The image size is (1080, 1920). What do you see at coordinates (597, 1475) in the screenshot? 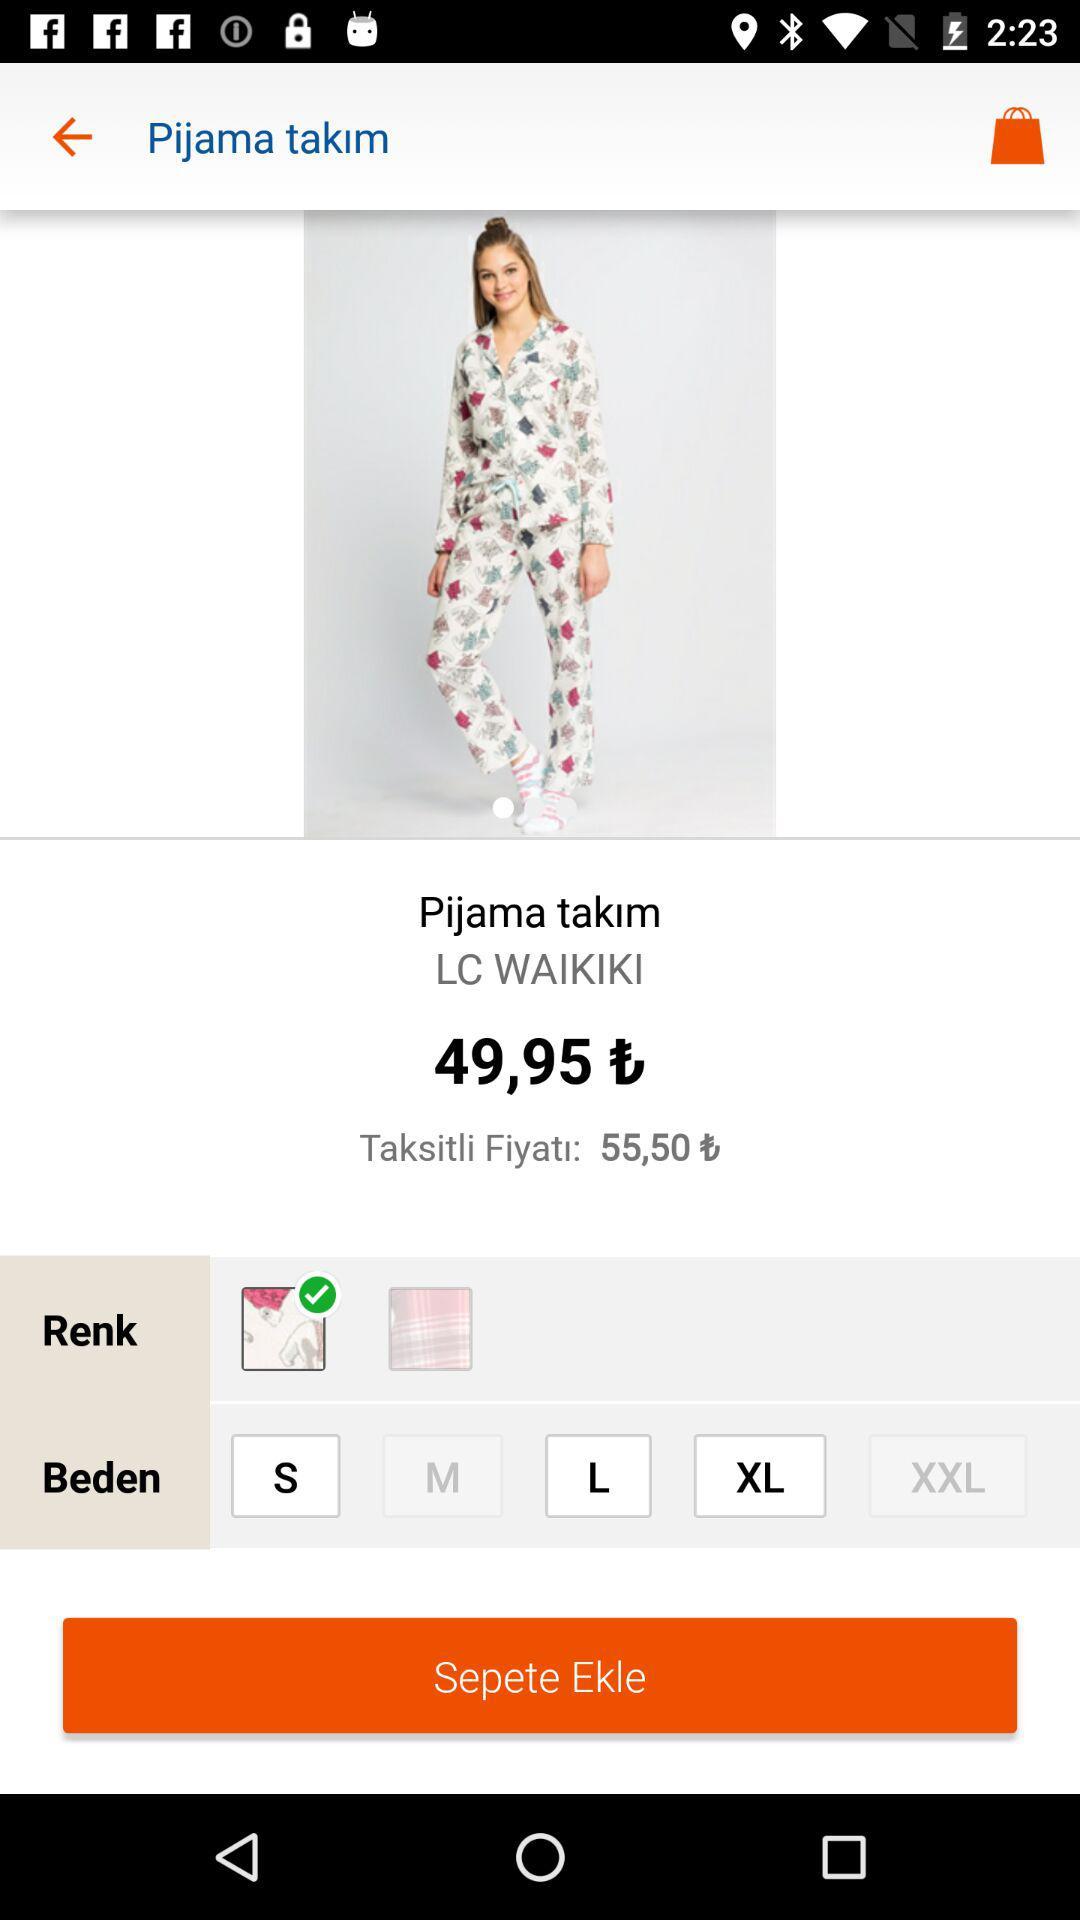
I see `l` at bounding box center [597, 1475].